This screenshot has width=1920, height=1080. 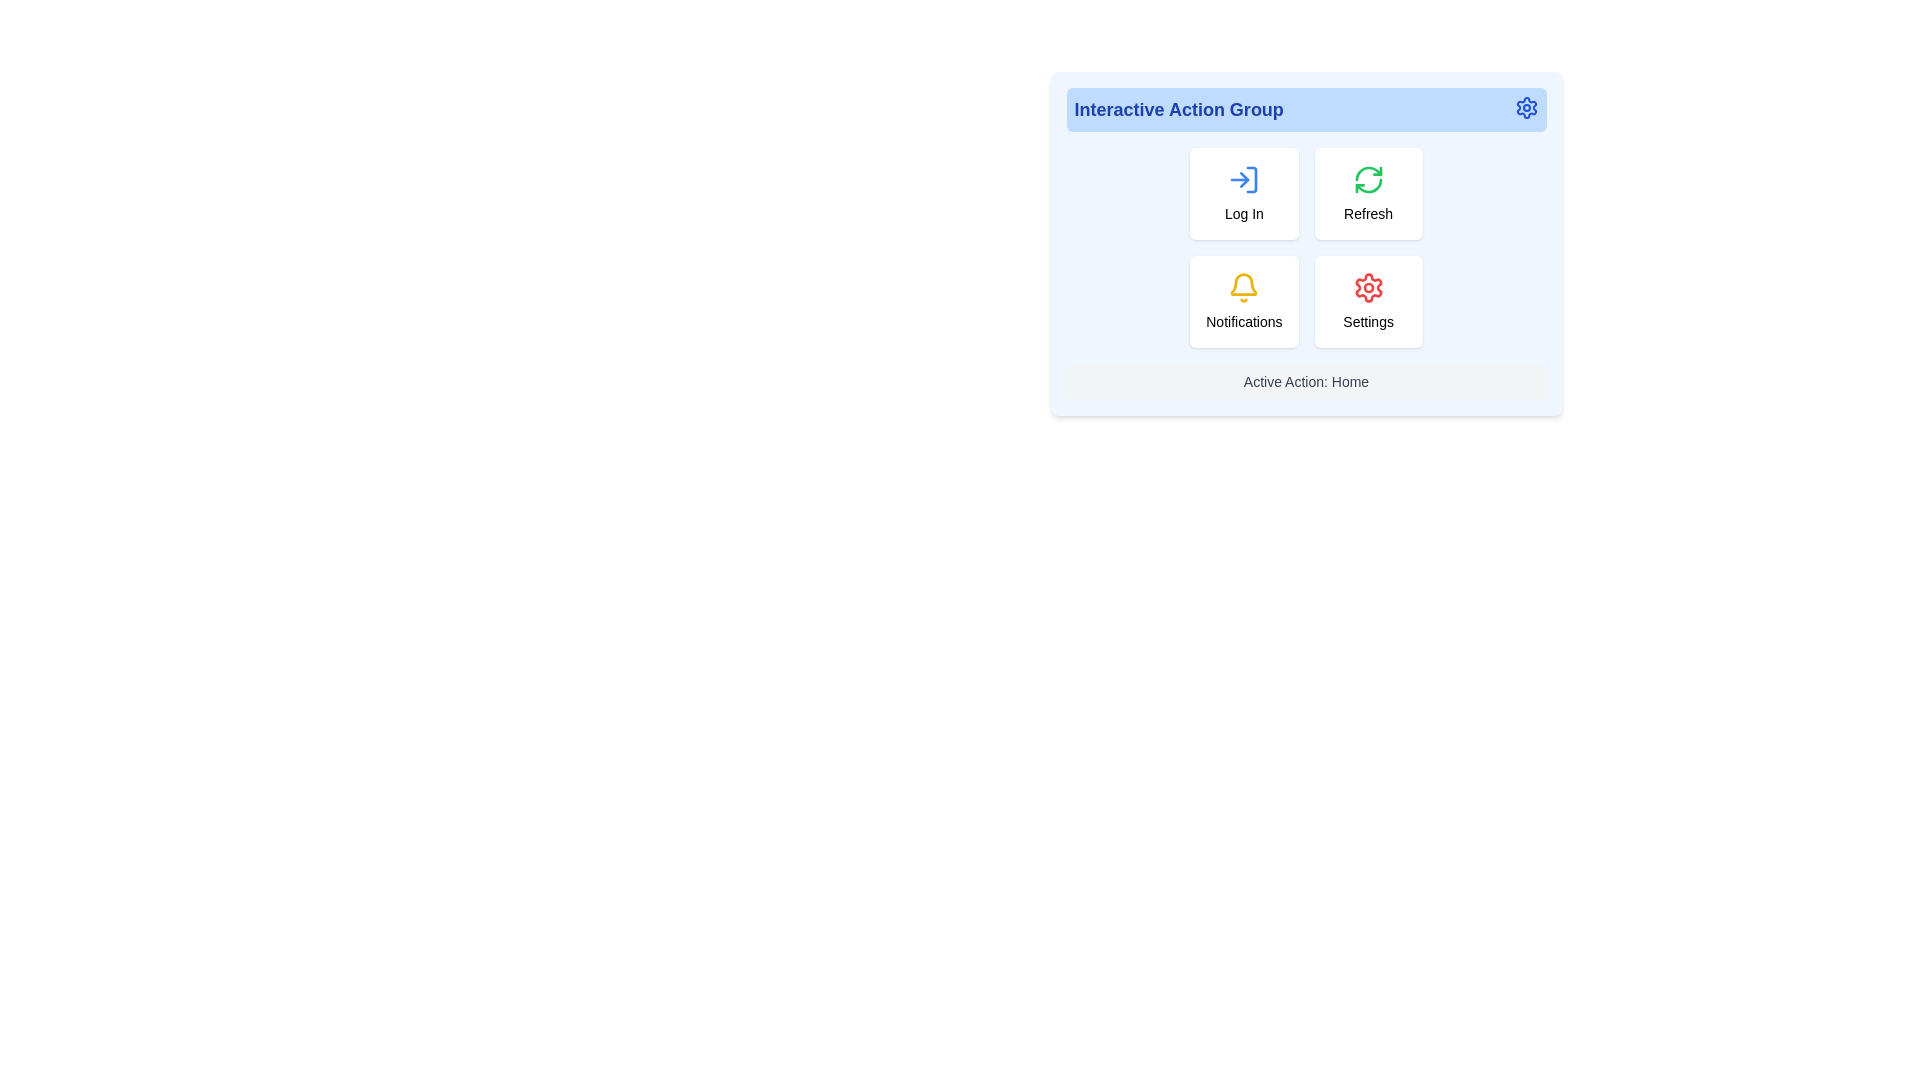 I want to click on the vertical line segment of the 'Log In' icon, which is a blue arrow pointing right at the top left of the grid layout, so click(x=1251, y=180).